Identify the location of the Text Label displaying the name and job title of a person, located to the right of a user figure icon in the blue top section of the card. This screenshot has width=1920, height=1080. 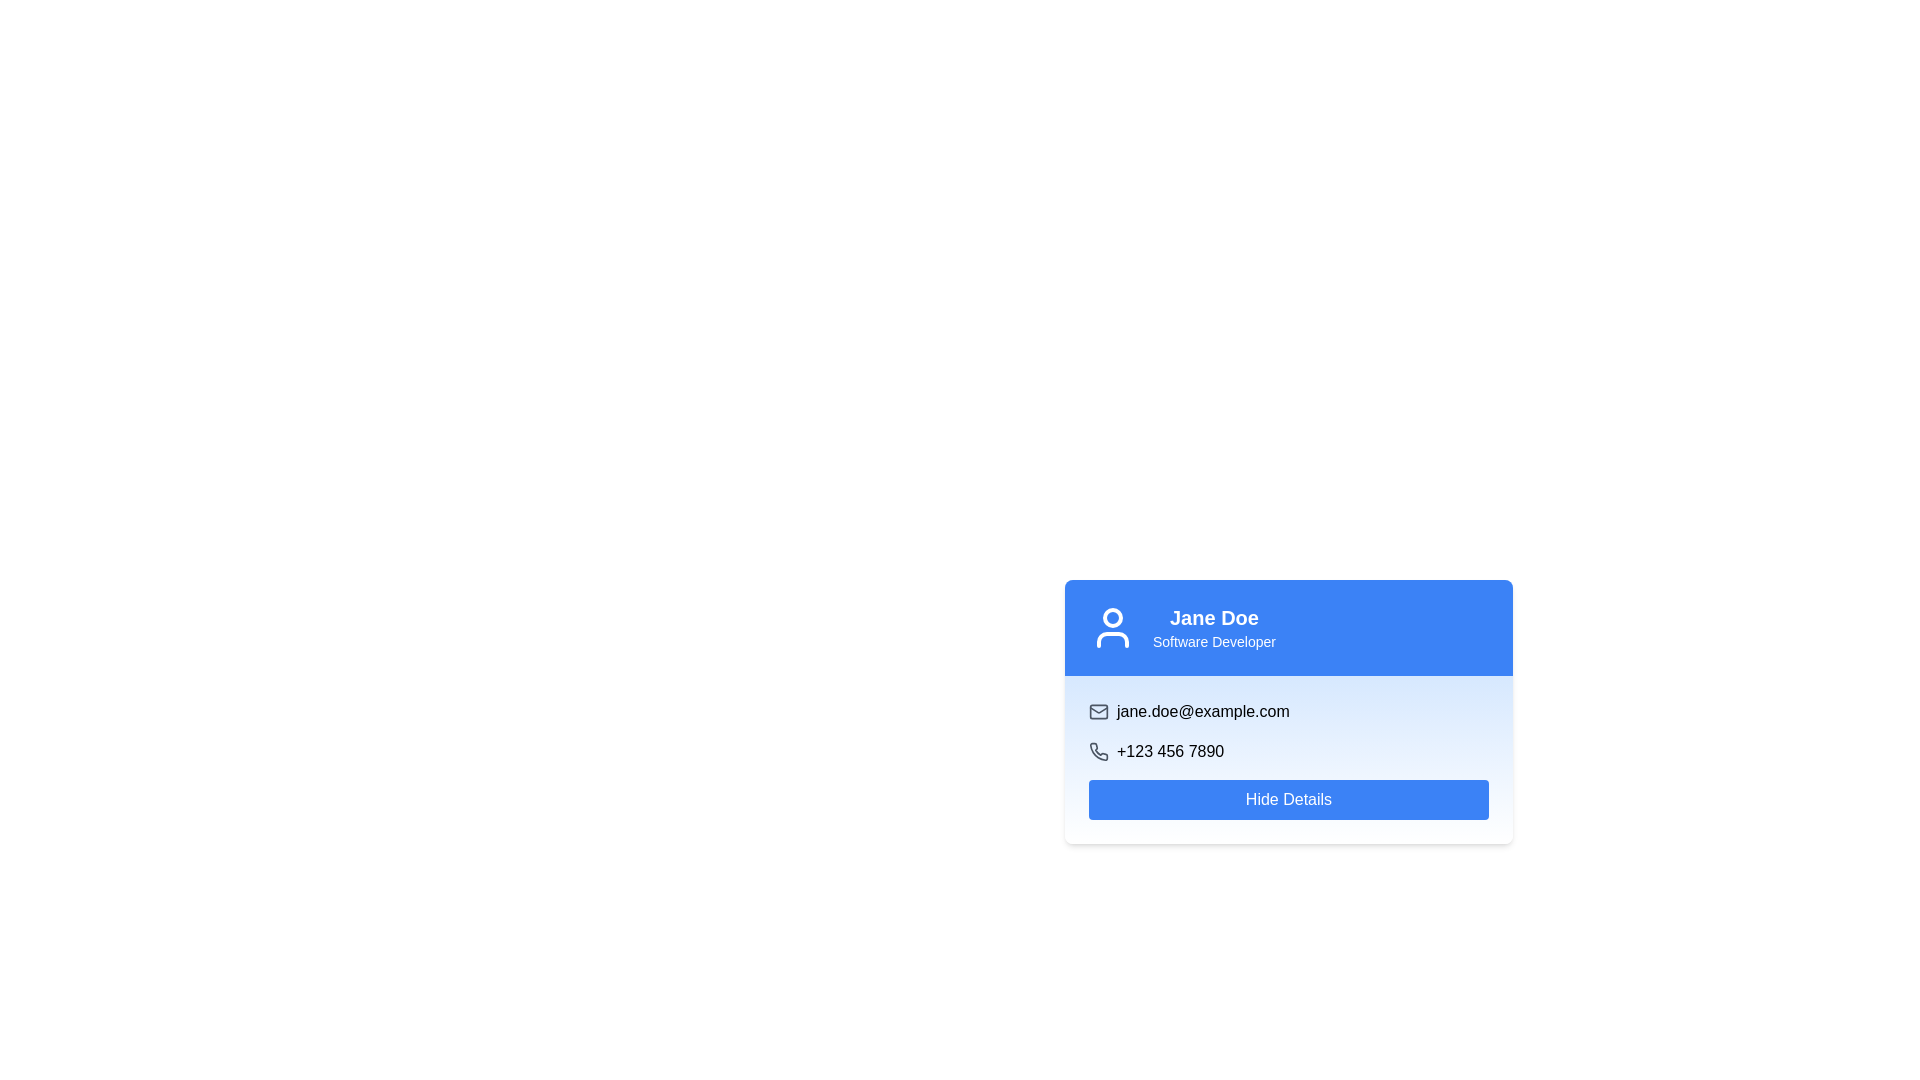
(1213, 627).